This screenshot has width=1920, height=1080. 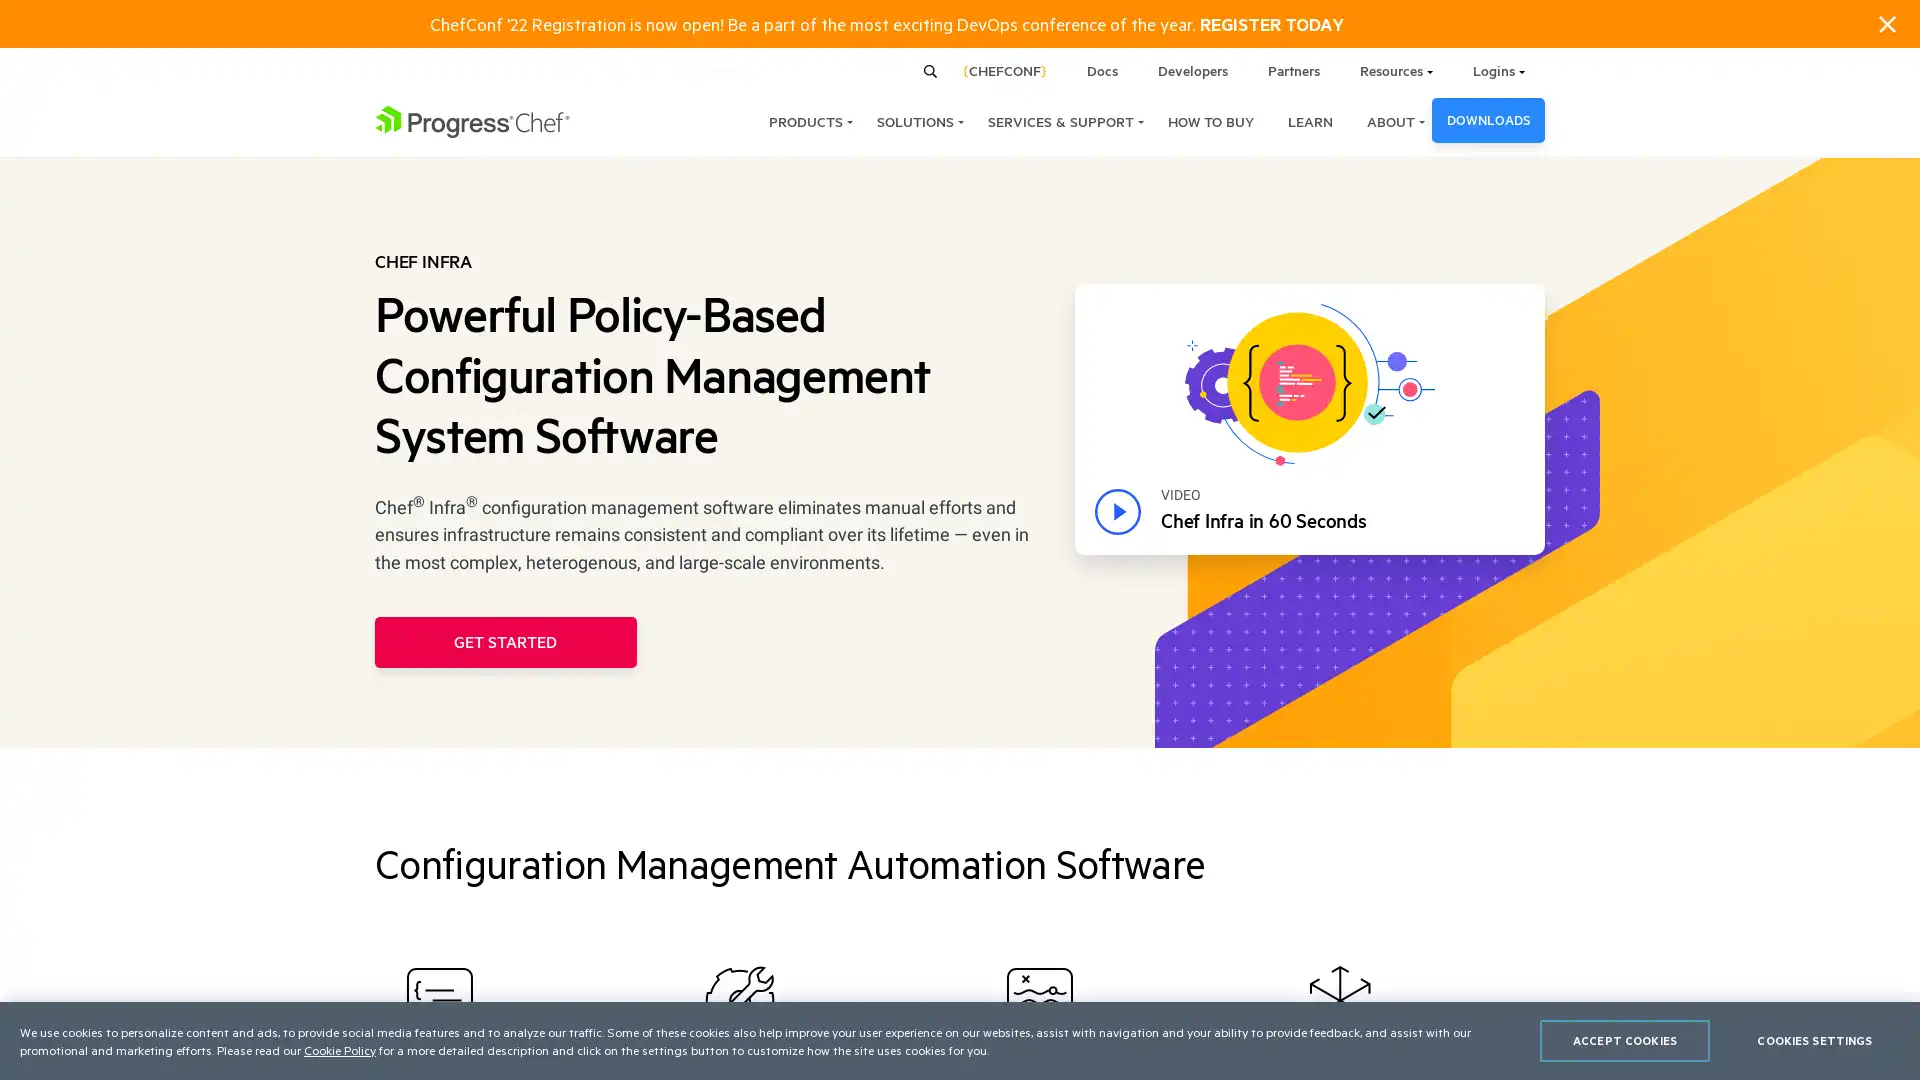 What do you see at coordinates (1395, 71) in the screenshot?
I see `Resources` at bounding box center [1395, 71].